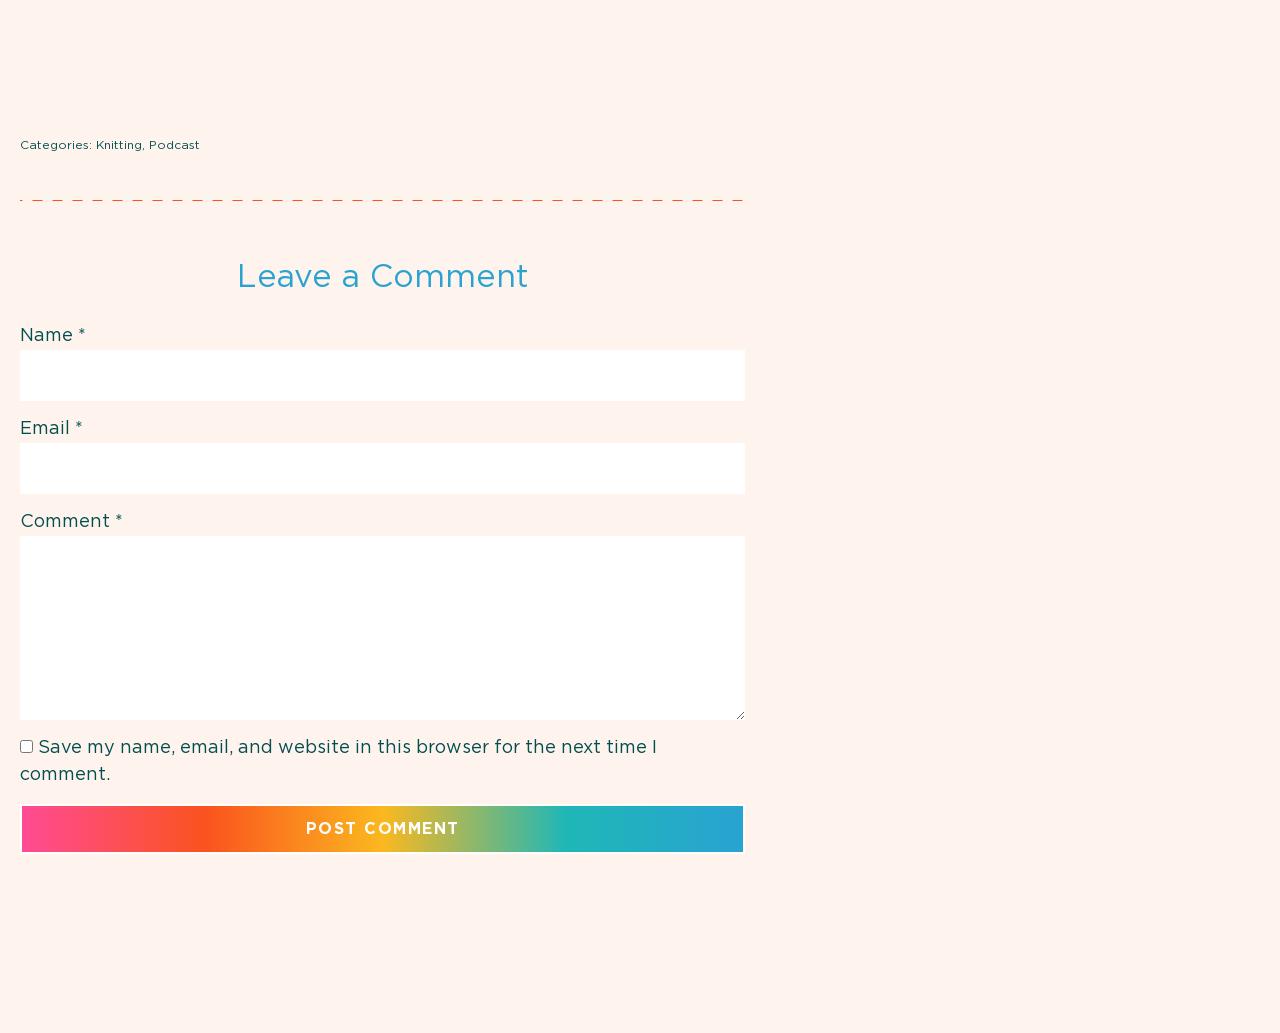 The image size is (1280, 1033). I want to click on ',', so click(144, 145).